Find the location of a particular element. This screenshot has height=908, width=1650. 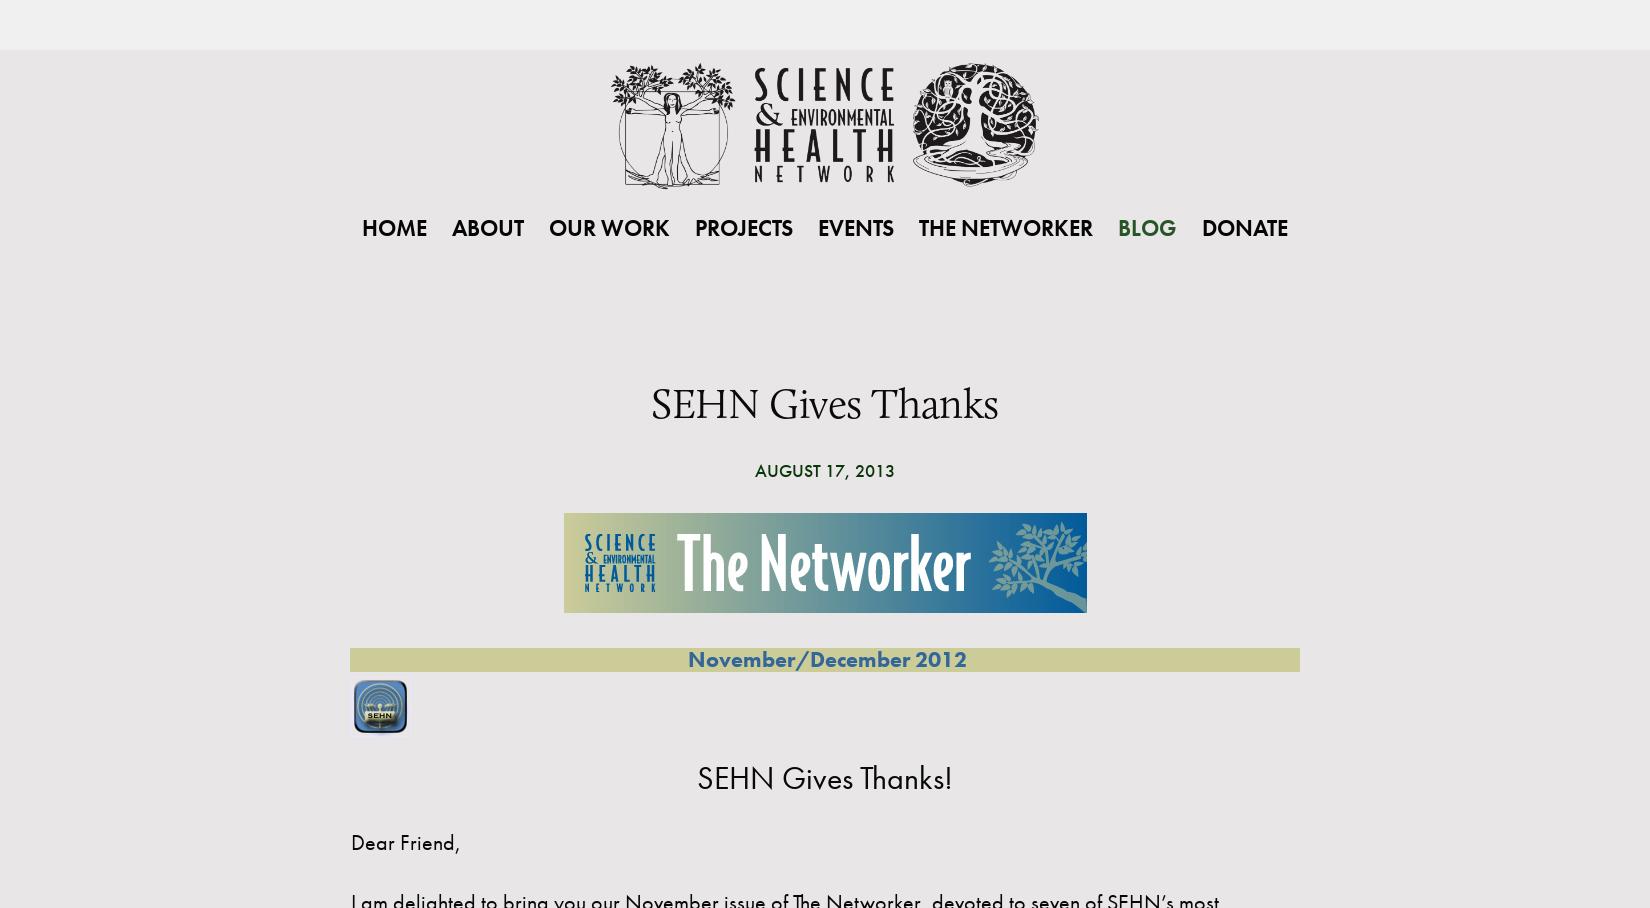

'SEHN Gives Thanks!' is located at coordinates (695, 776).